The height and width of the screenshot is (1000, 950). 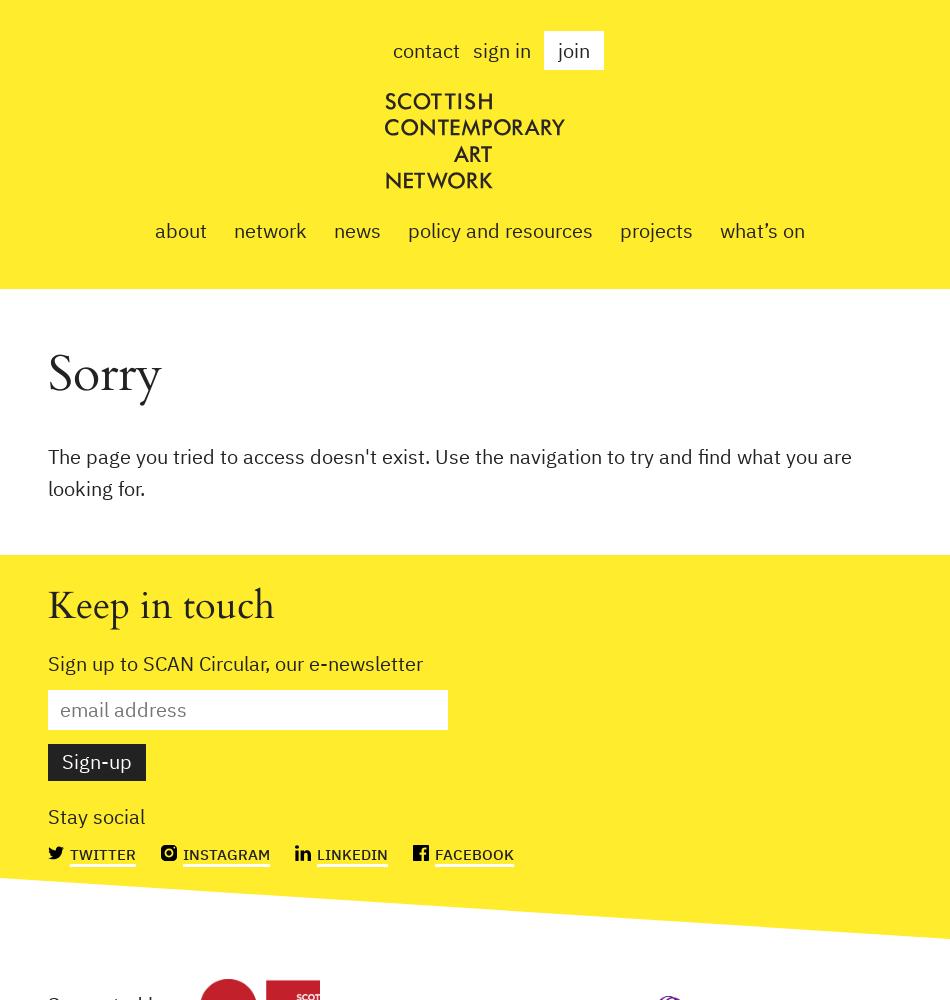 What do you see at coordinates (234, 663) in the screenshot?
I see `'Sign up to SCAN Circular, our e-newsletter'` at bounding box center [234, 663].